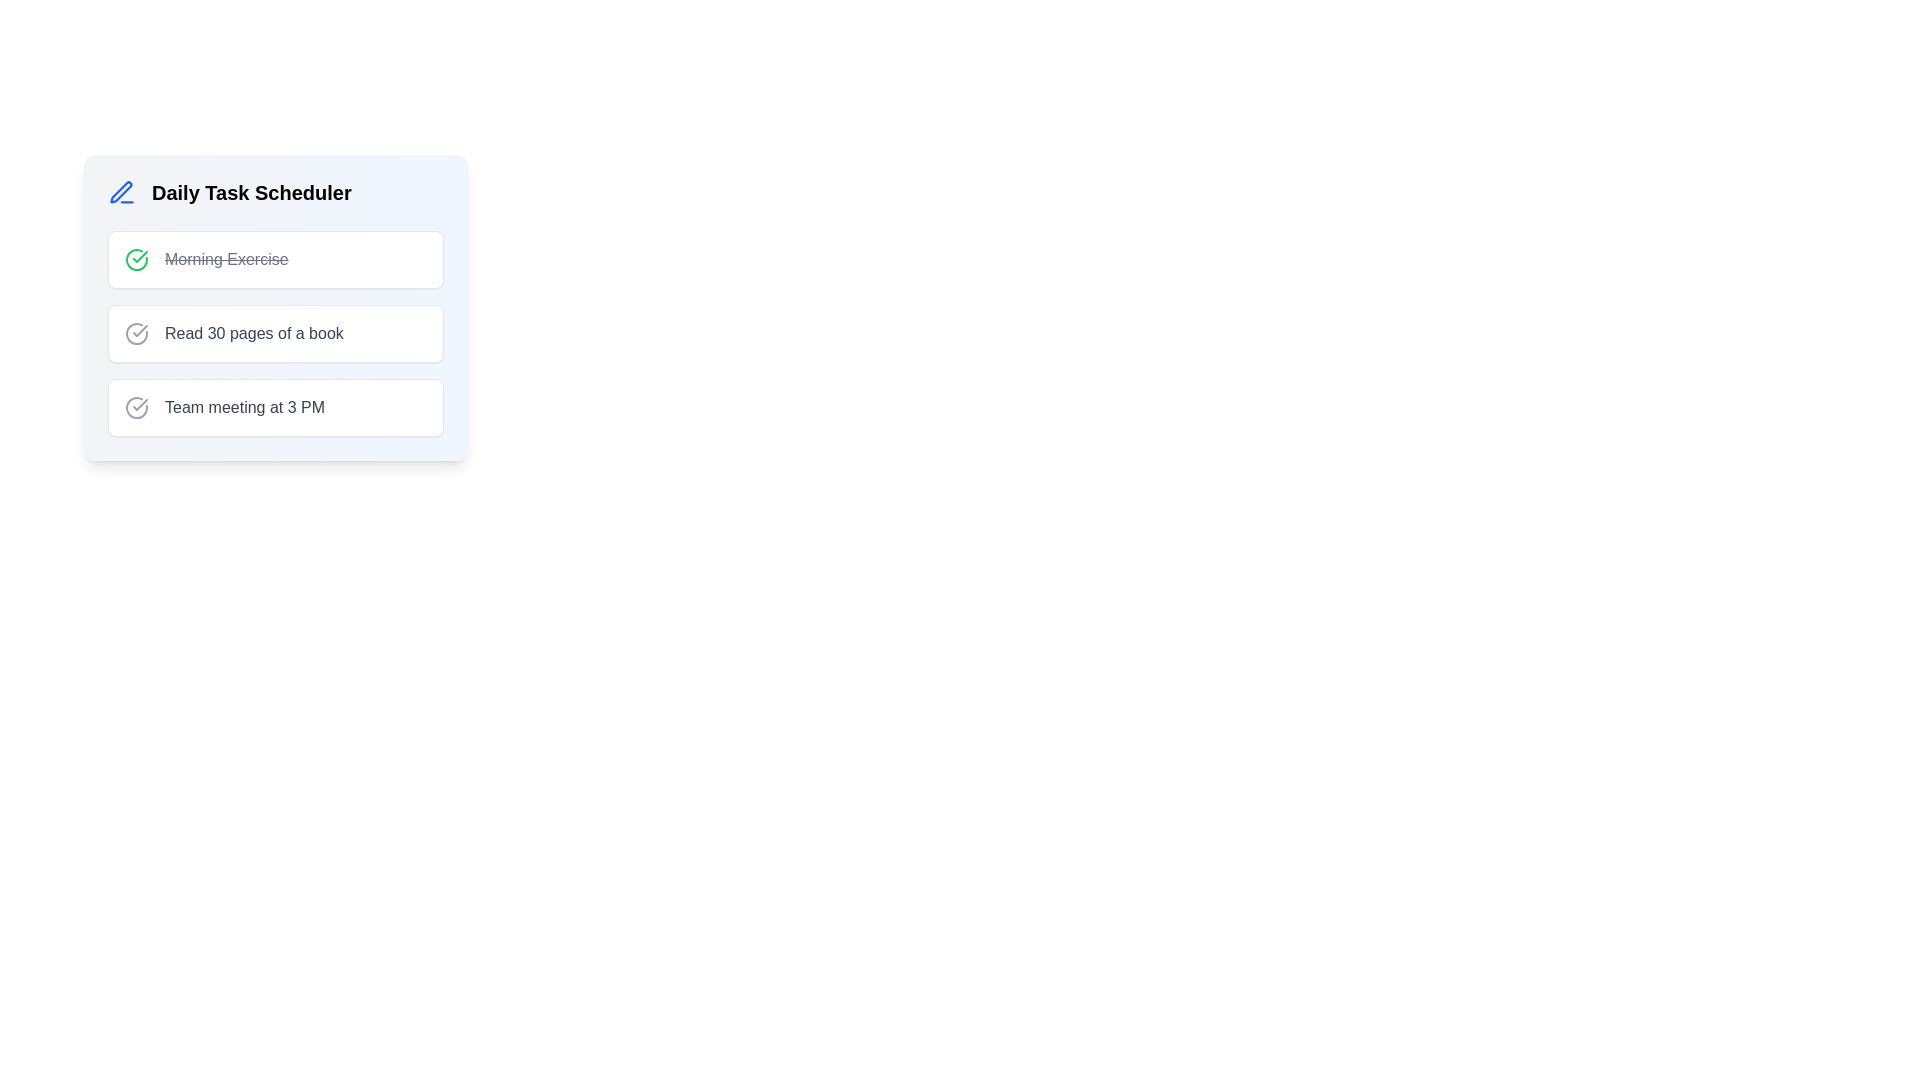 The width and height of the screenshot is (1920, 1080). What do you see at coordinates (136, 333) in the screenshot?
I see `the light gray check mark icon located in the second entry of the task list to mark the task 'Read 30 pages of a book' as completed` at bounding box center [136, 333].